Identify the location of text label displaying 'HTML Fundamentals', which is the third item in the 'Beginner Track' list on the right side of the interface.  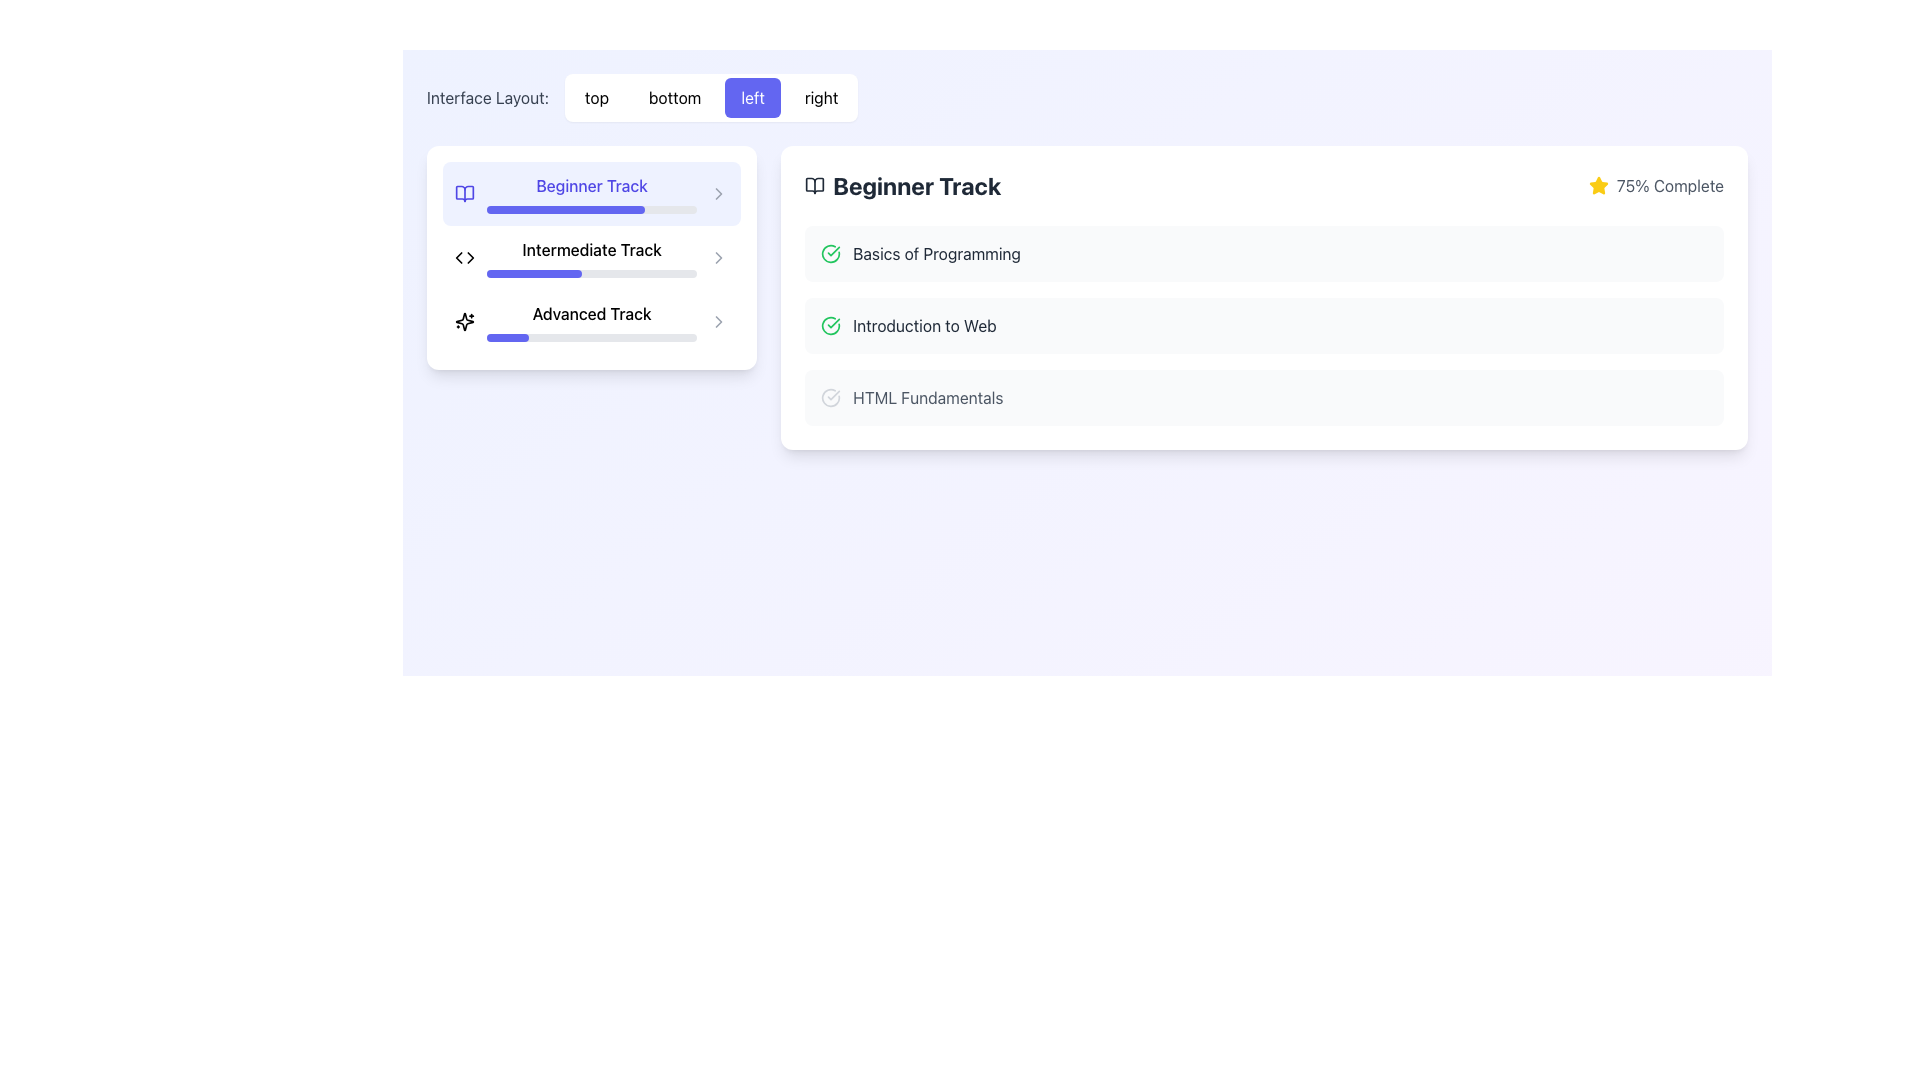
(927, 397).